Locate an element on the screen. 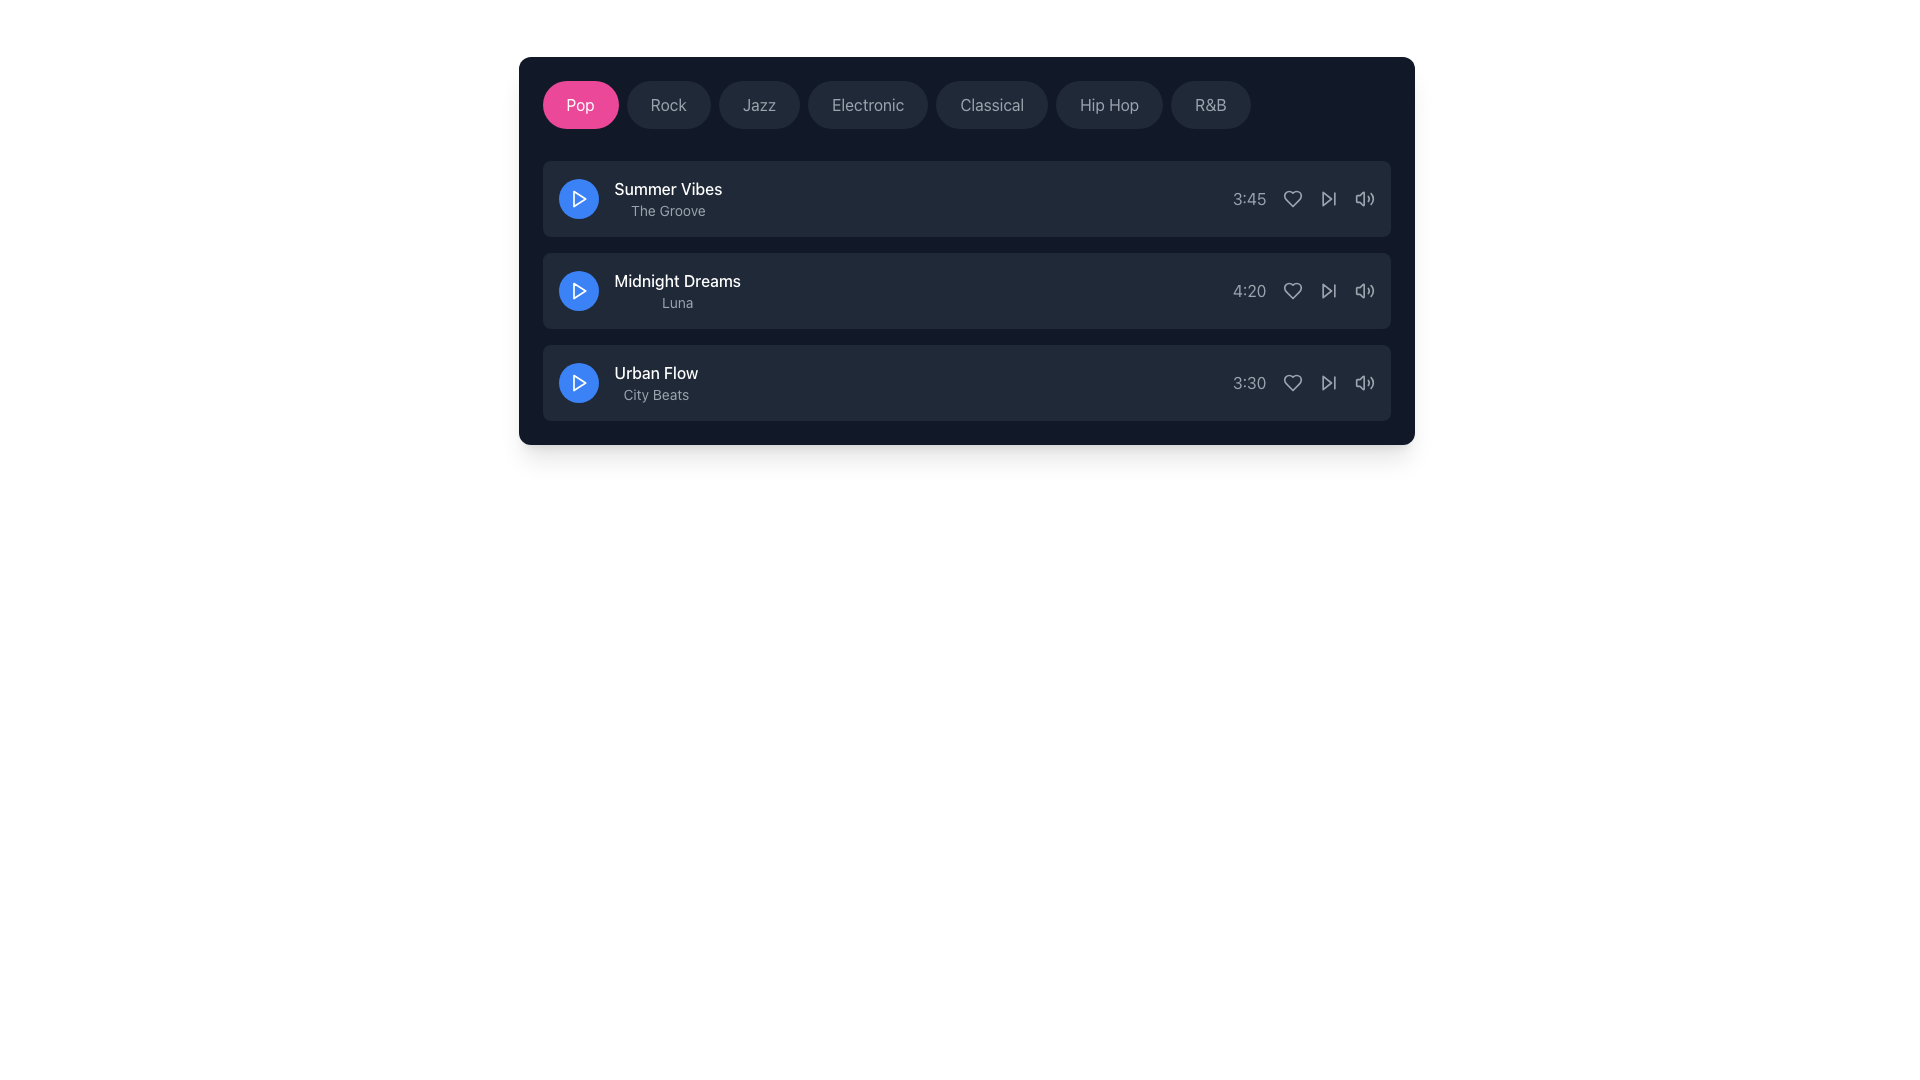 This screenshot has width=1920, height=1080. the compact play icon button, which is a triangular shape pointing to the right, located adjacent to the song title 'Summer Vibes - The Groove' is located at coordinates (577, 199).